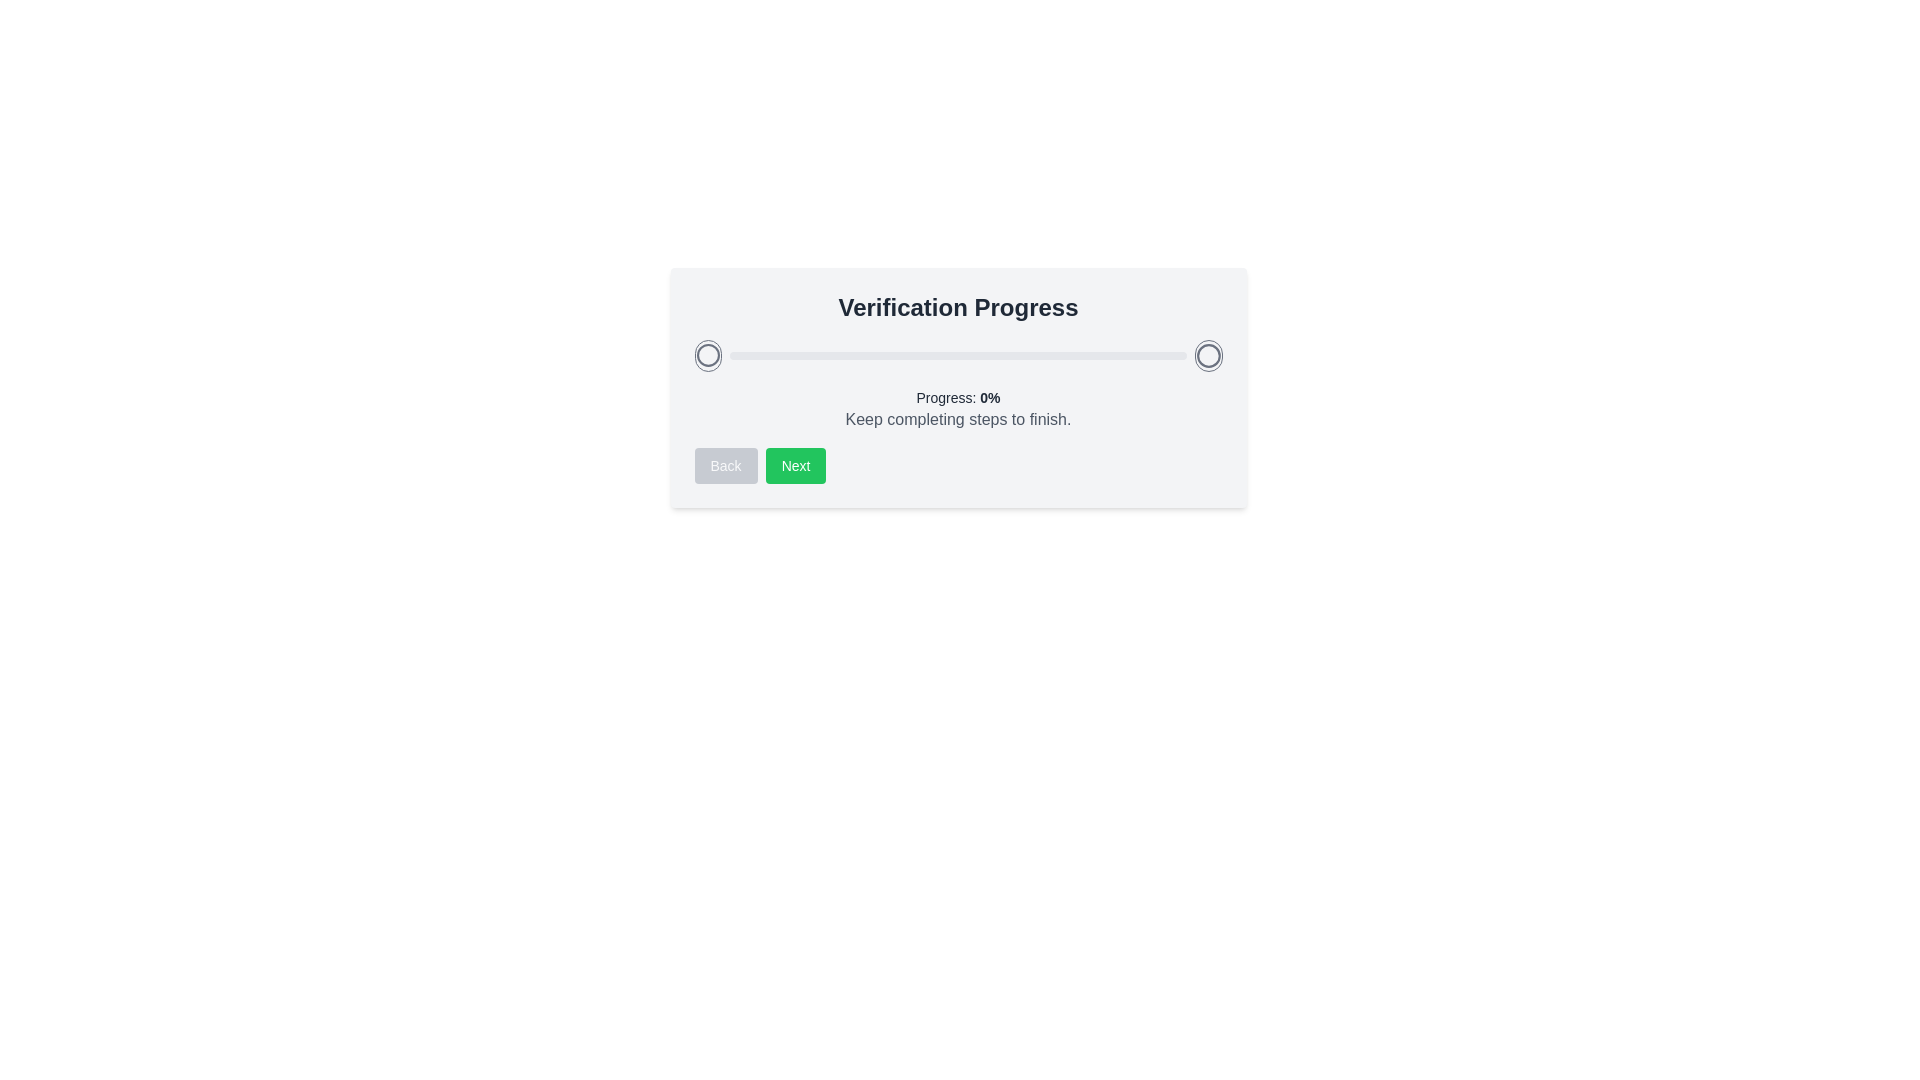  Describe the element at coordinates (795, 466) in the screenshot. I see `the green 'Next' button with rounded corners` at that location.